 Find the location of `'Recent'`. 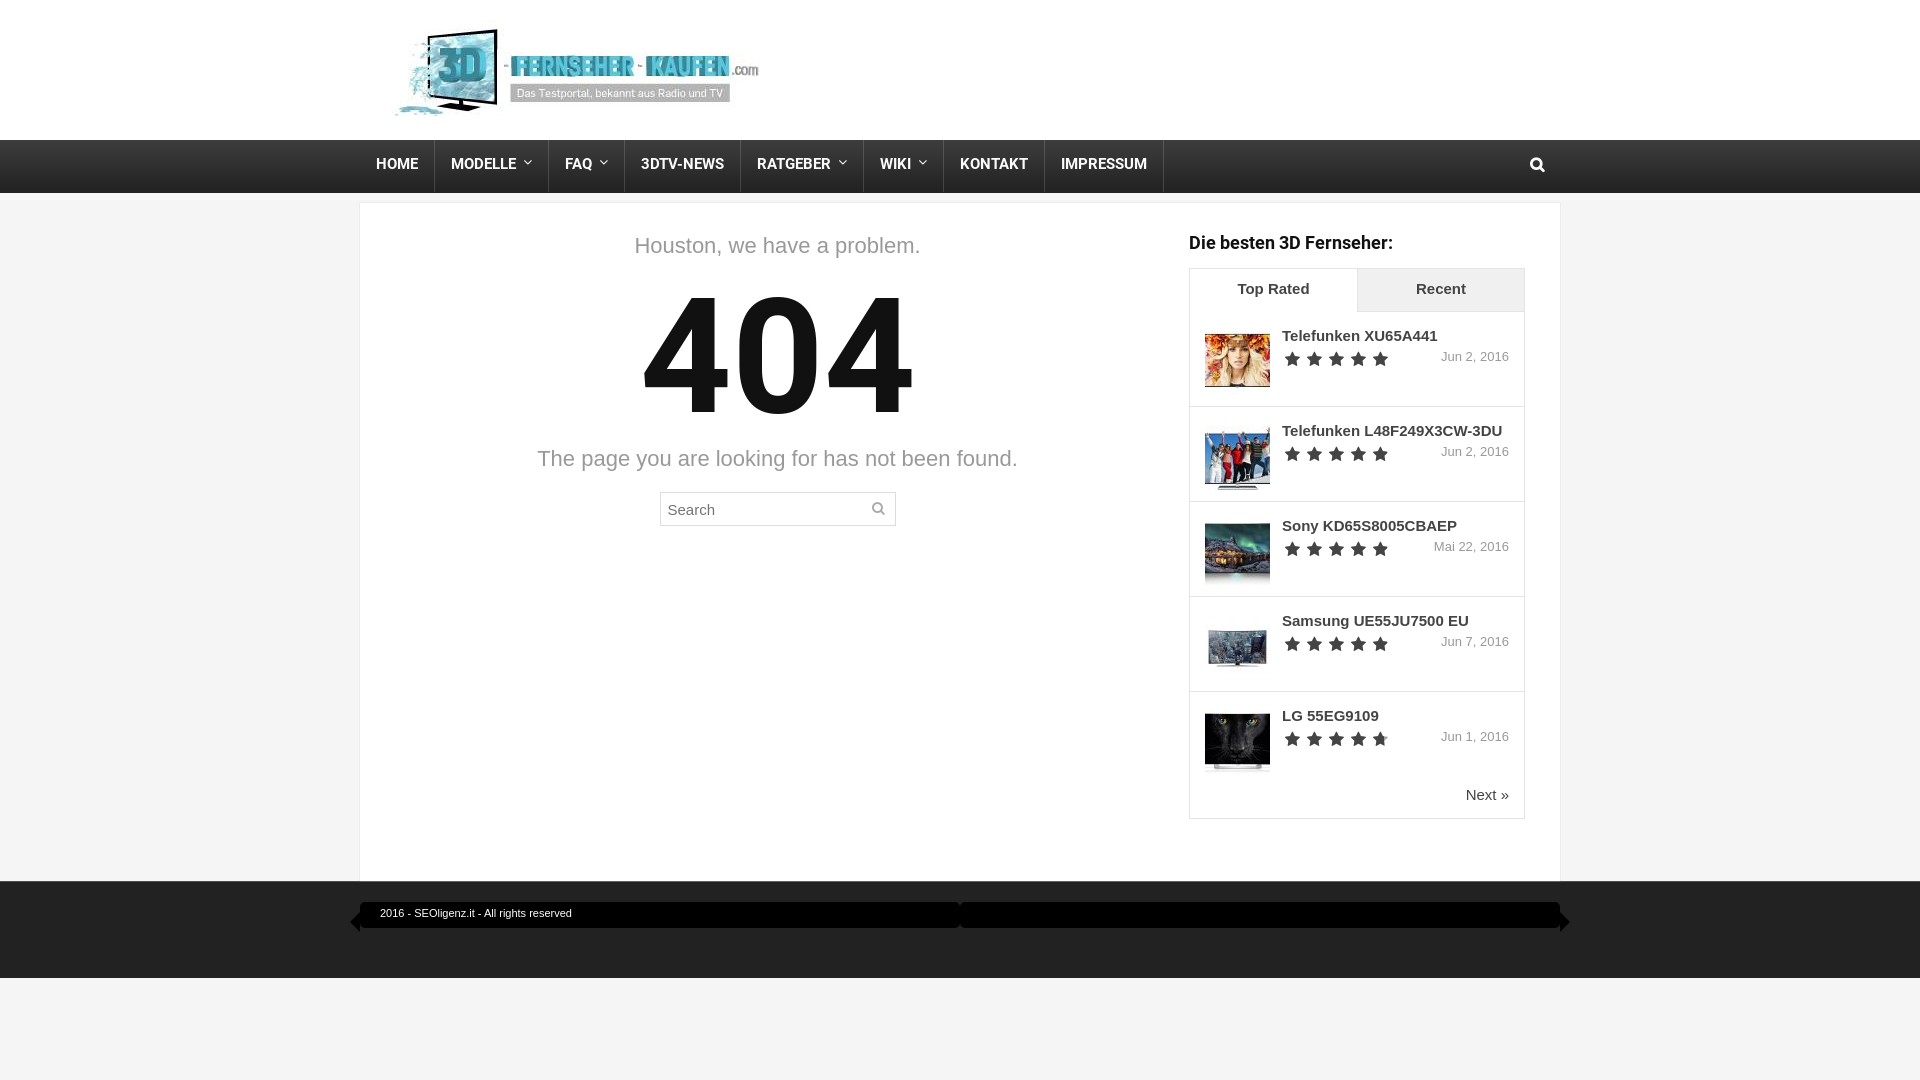

'Recent' is located at coordinates (1440, 290).